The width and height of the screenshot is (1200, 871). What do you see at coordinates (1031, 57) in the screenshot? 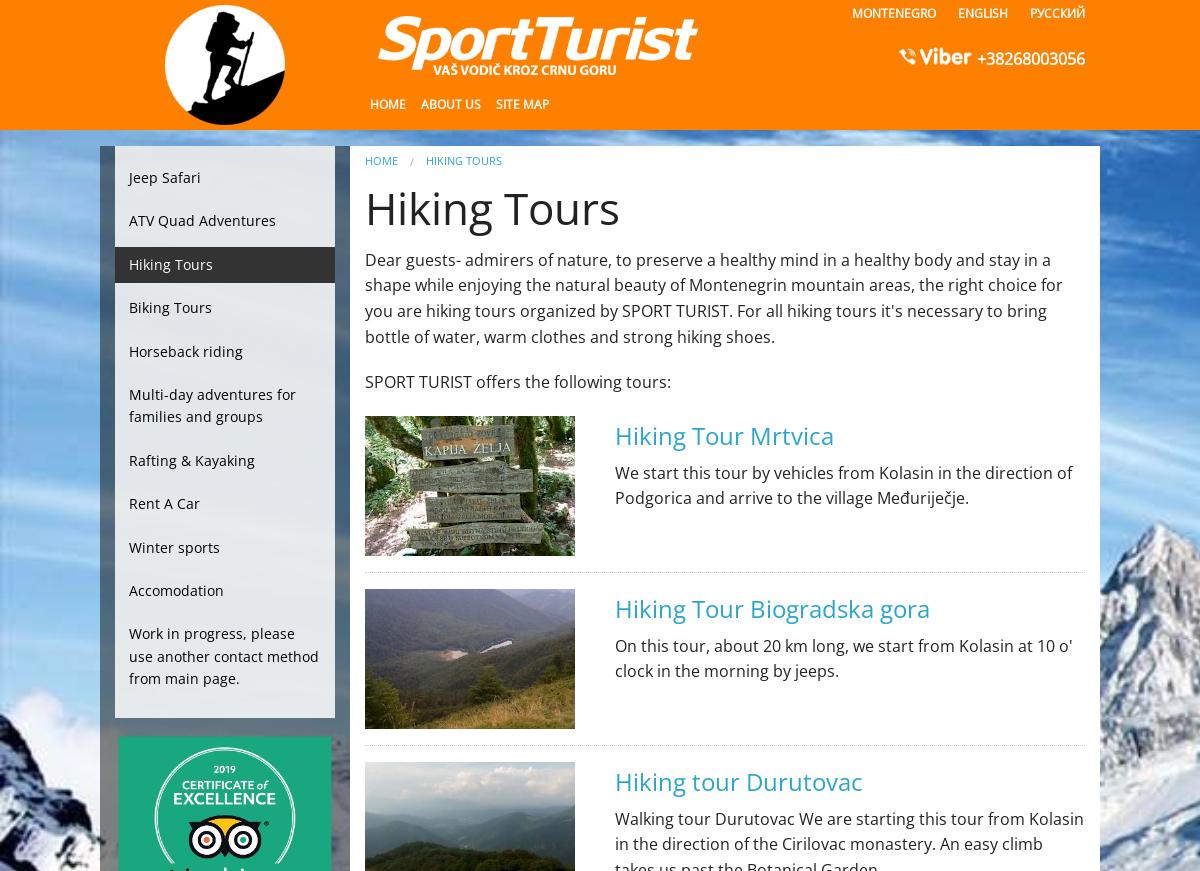
I see `'+38268003056'` at bounding box center [1031, 57].